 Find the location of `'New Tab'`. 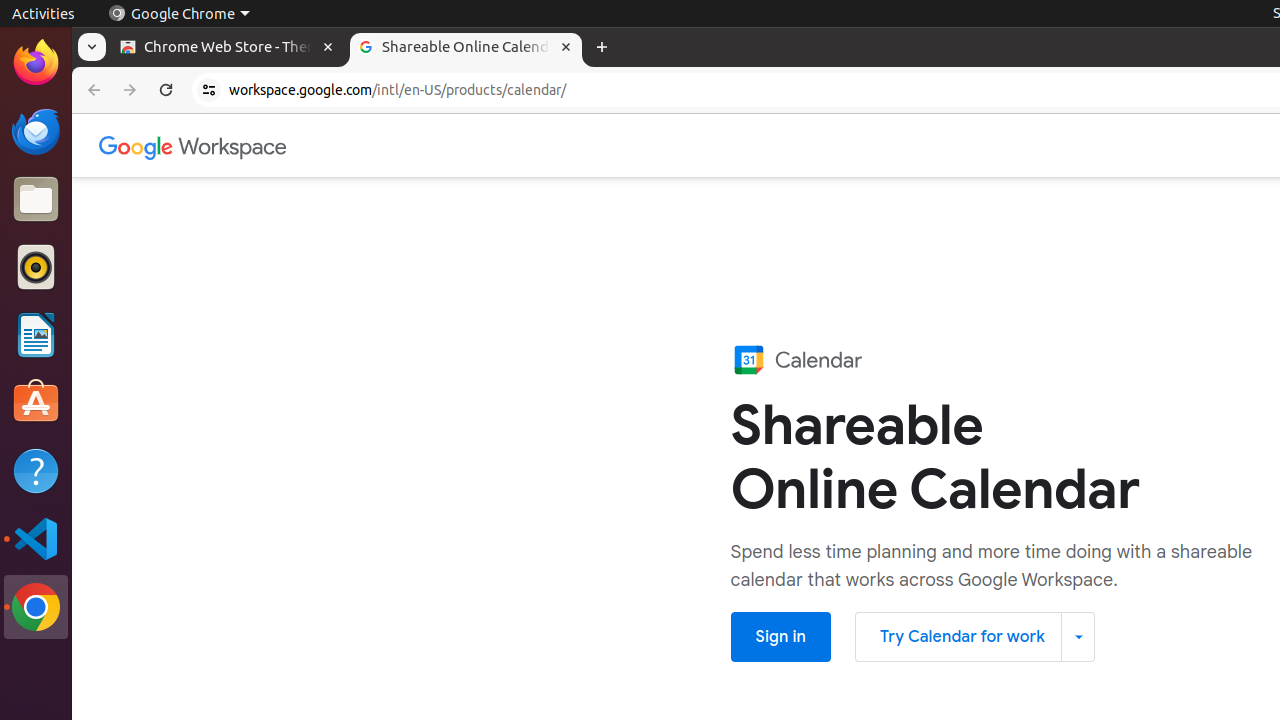

'New Tab' is located at coordinates (600, 46).